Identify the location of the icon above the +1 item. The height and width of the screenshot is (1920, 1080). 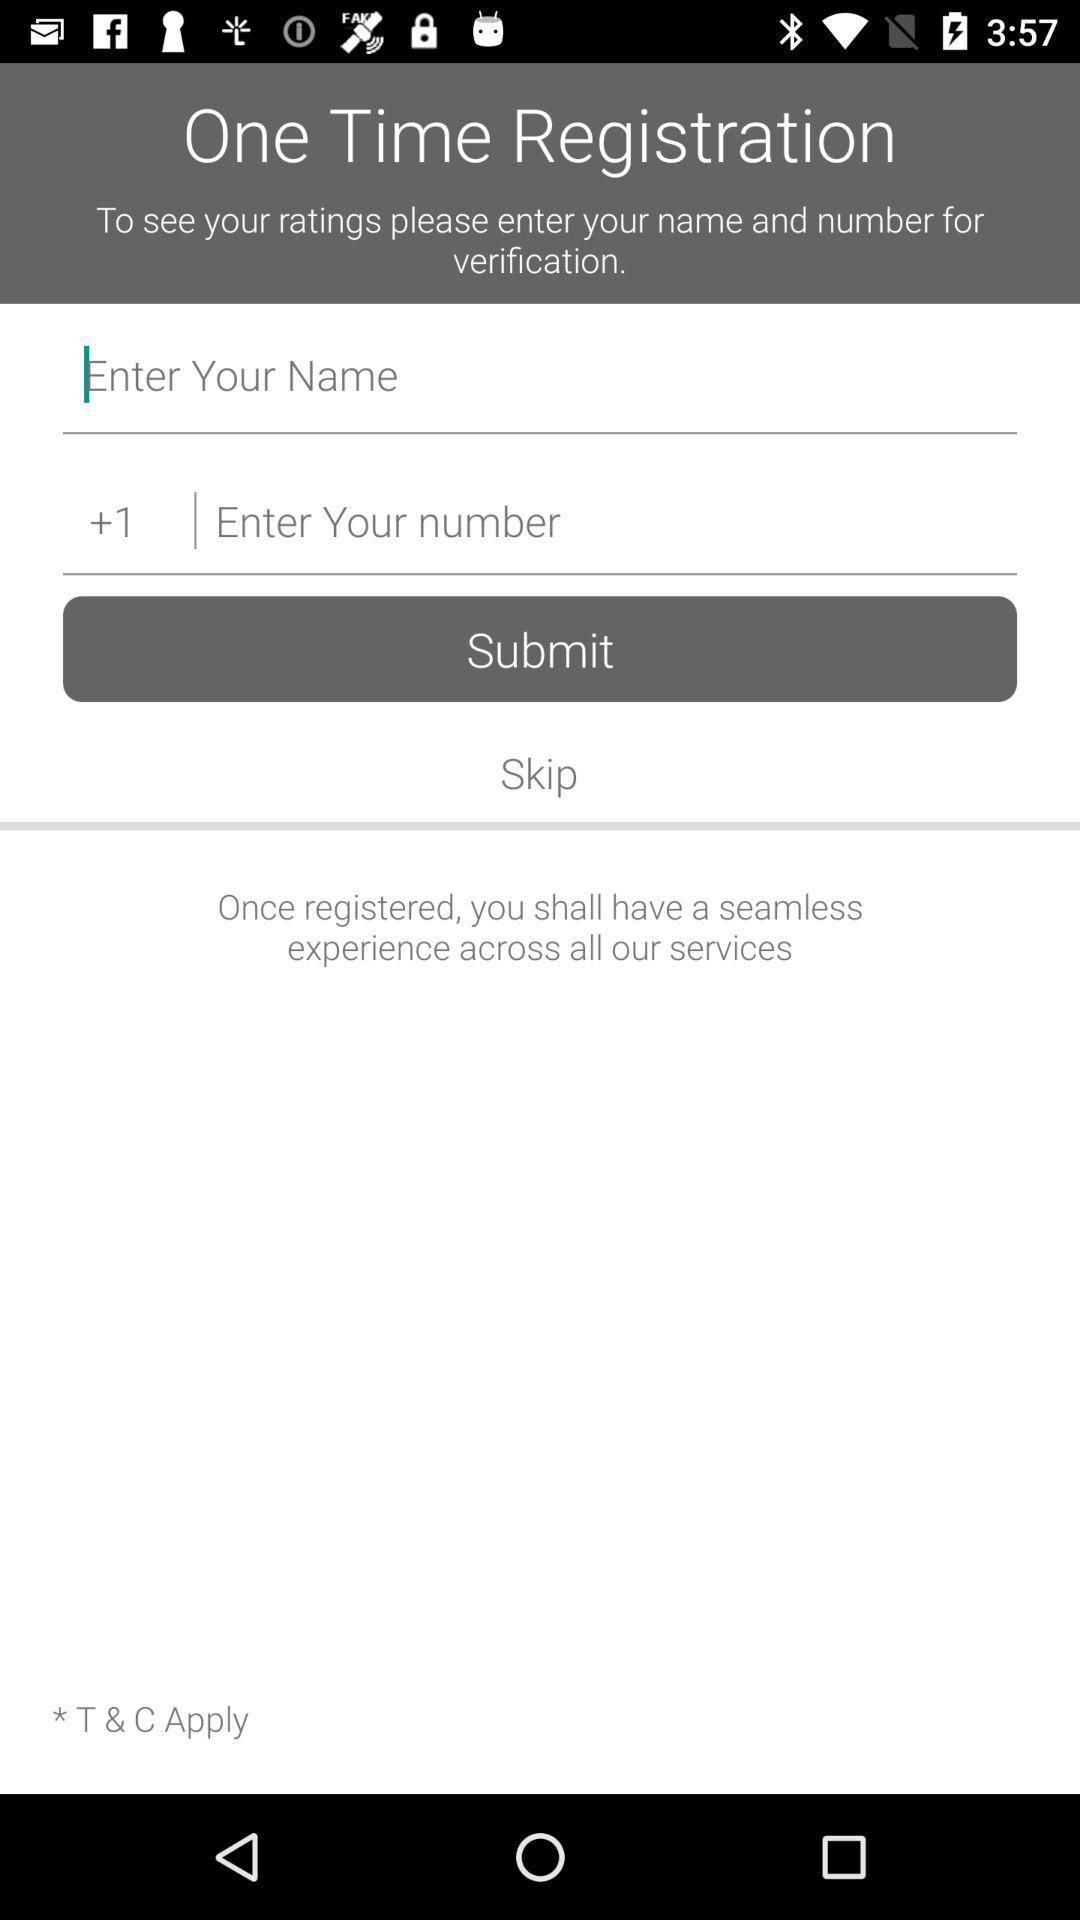
(540, 379).